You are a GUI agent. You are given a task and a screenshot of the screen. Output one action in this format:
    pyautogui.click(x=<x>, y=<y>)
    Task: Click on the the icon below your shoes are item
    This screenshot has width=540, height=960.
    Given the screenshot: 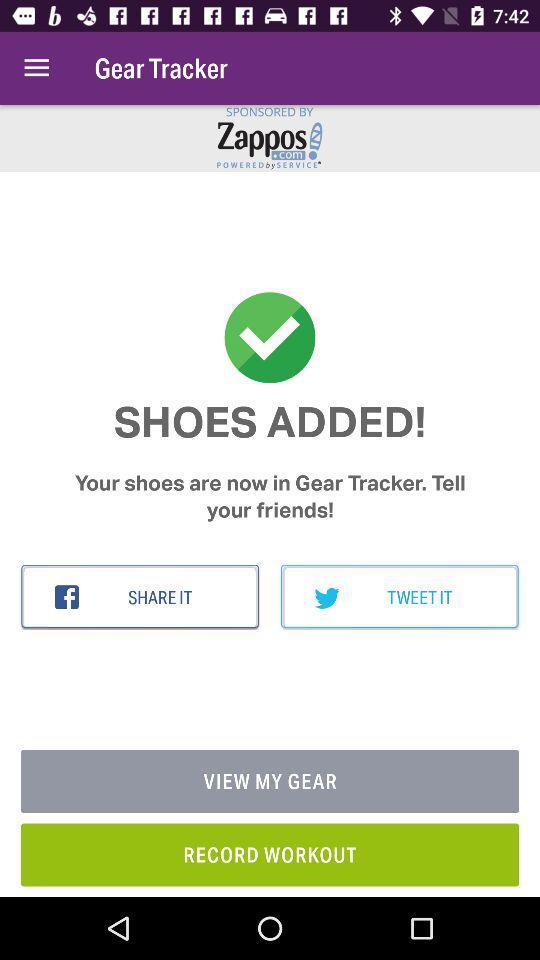 What is the action you would take?
    pyautogui.click(x=399, y=597)
    